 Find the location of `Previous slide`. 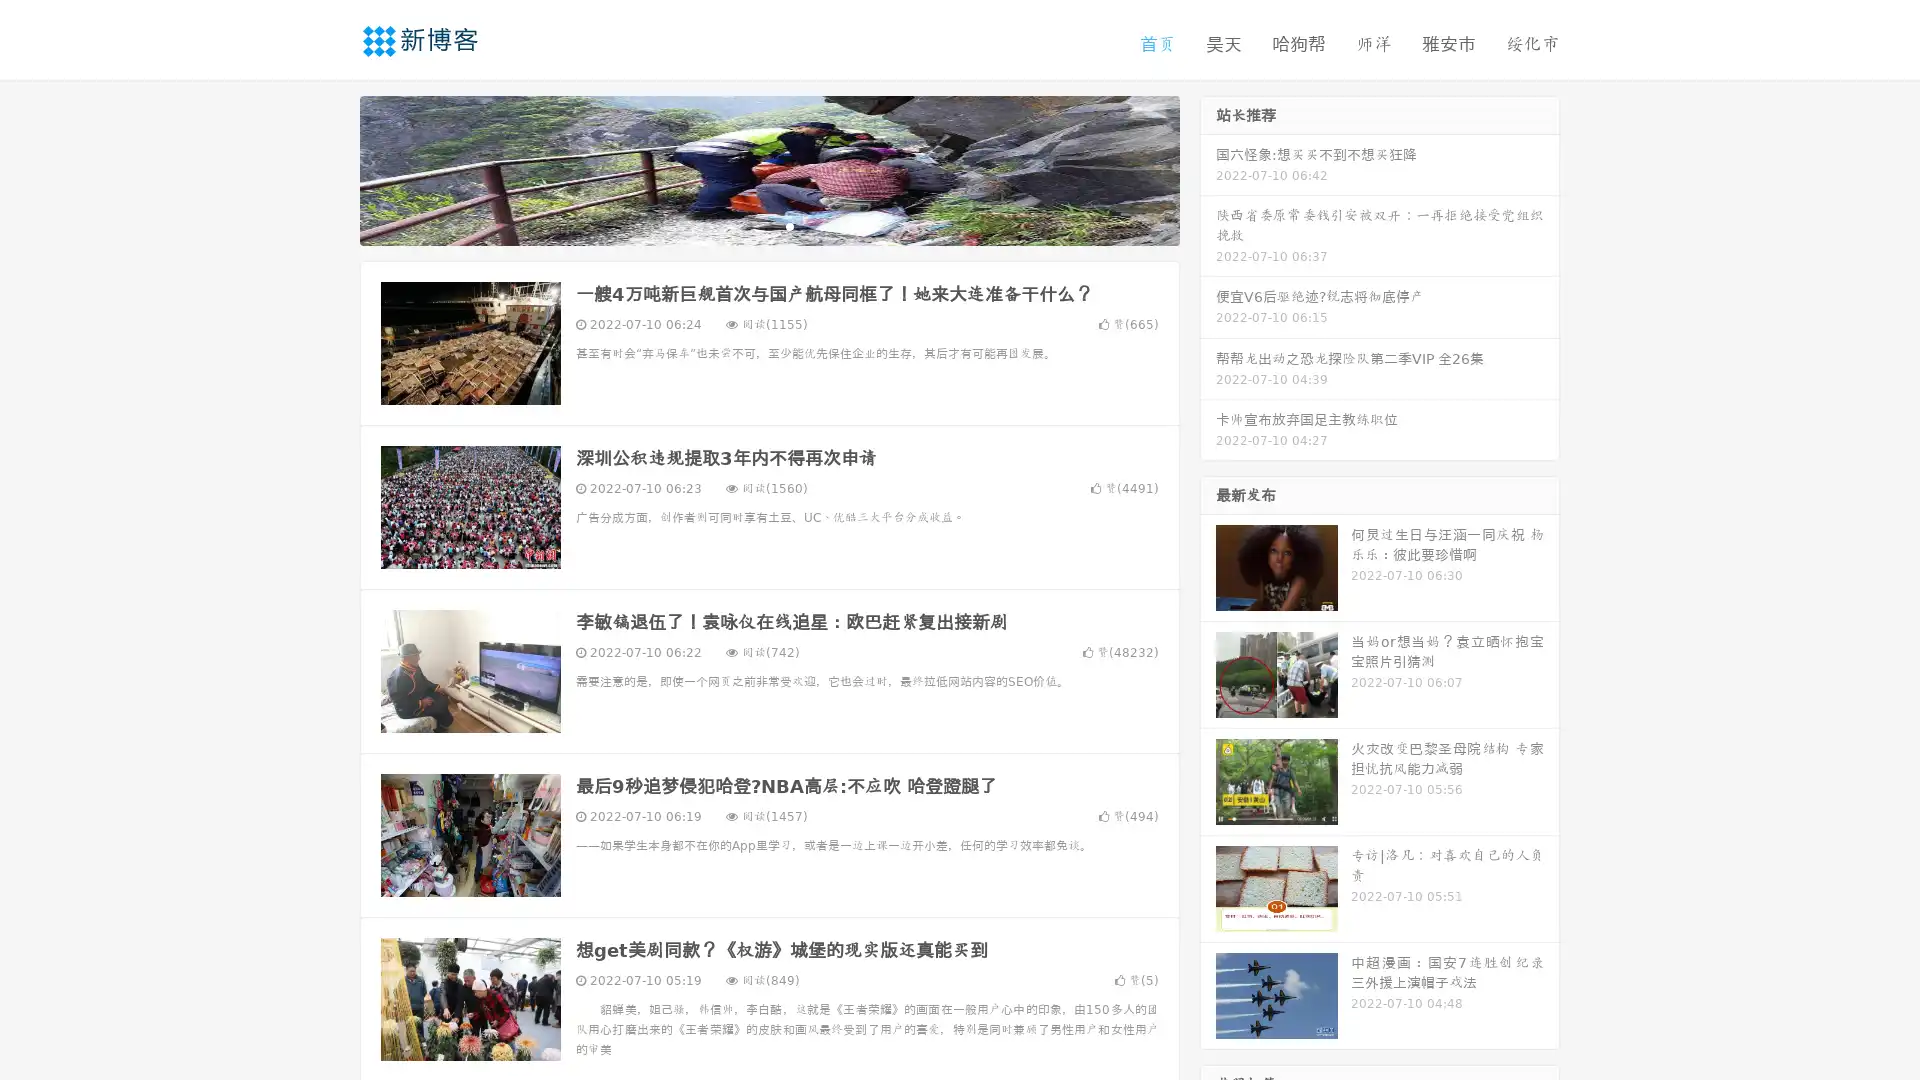

Previous slide is located at coordinates (330, 168).